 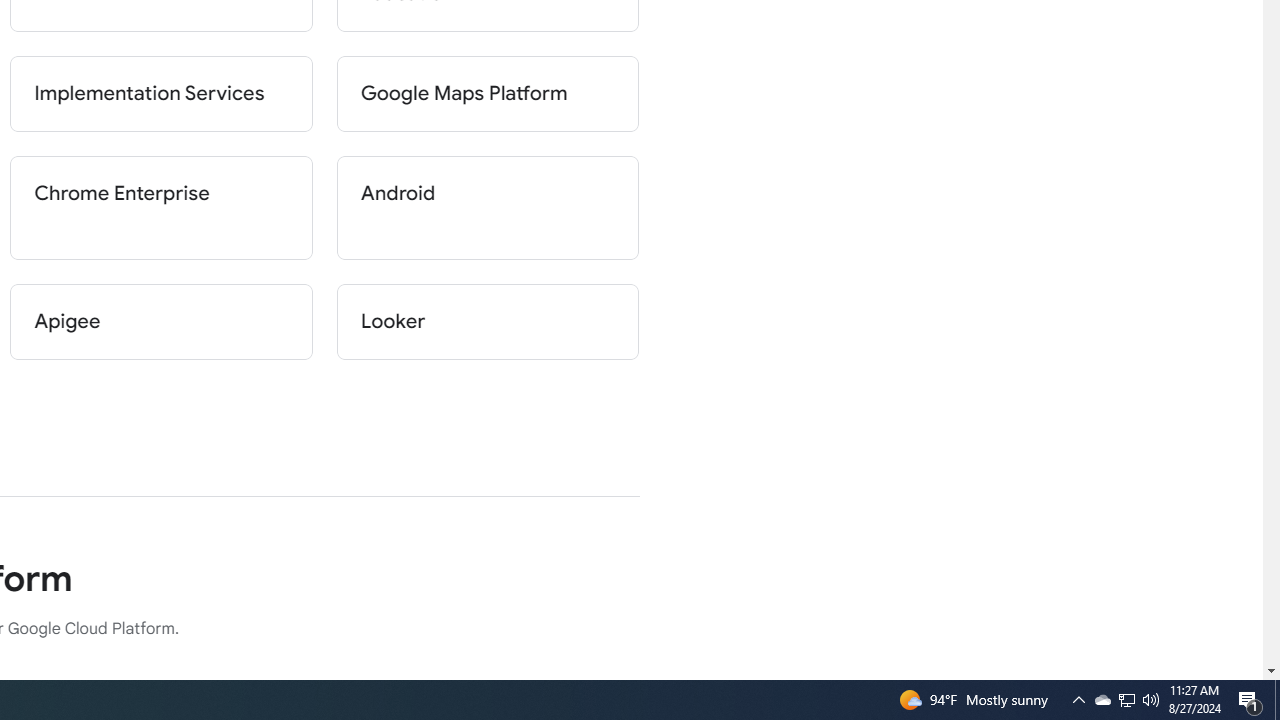 I want to click on 'Google Maps Platform', so click(x=487, y=93).